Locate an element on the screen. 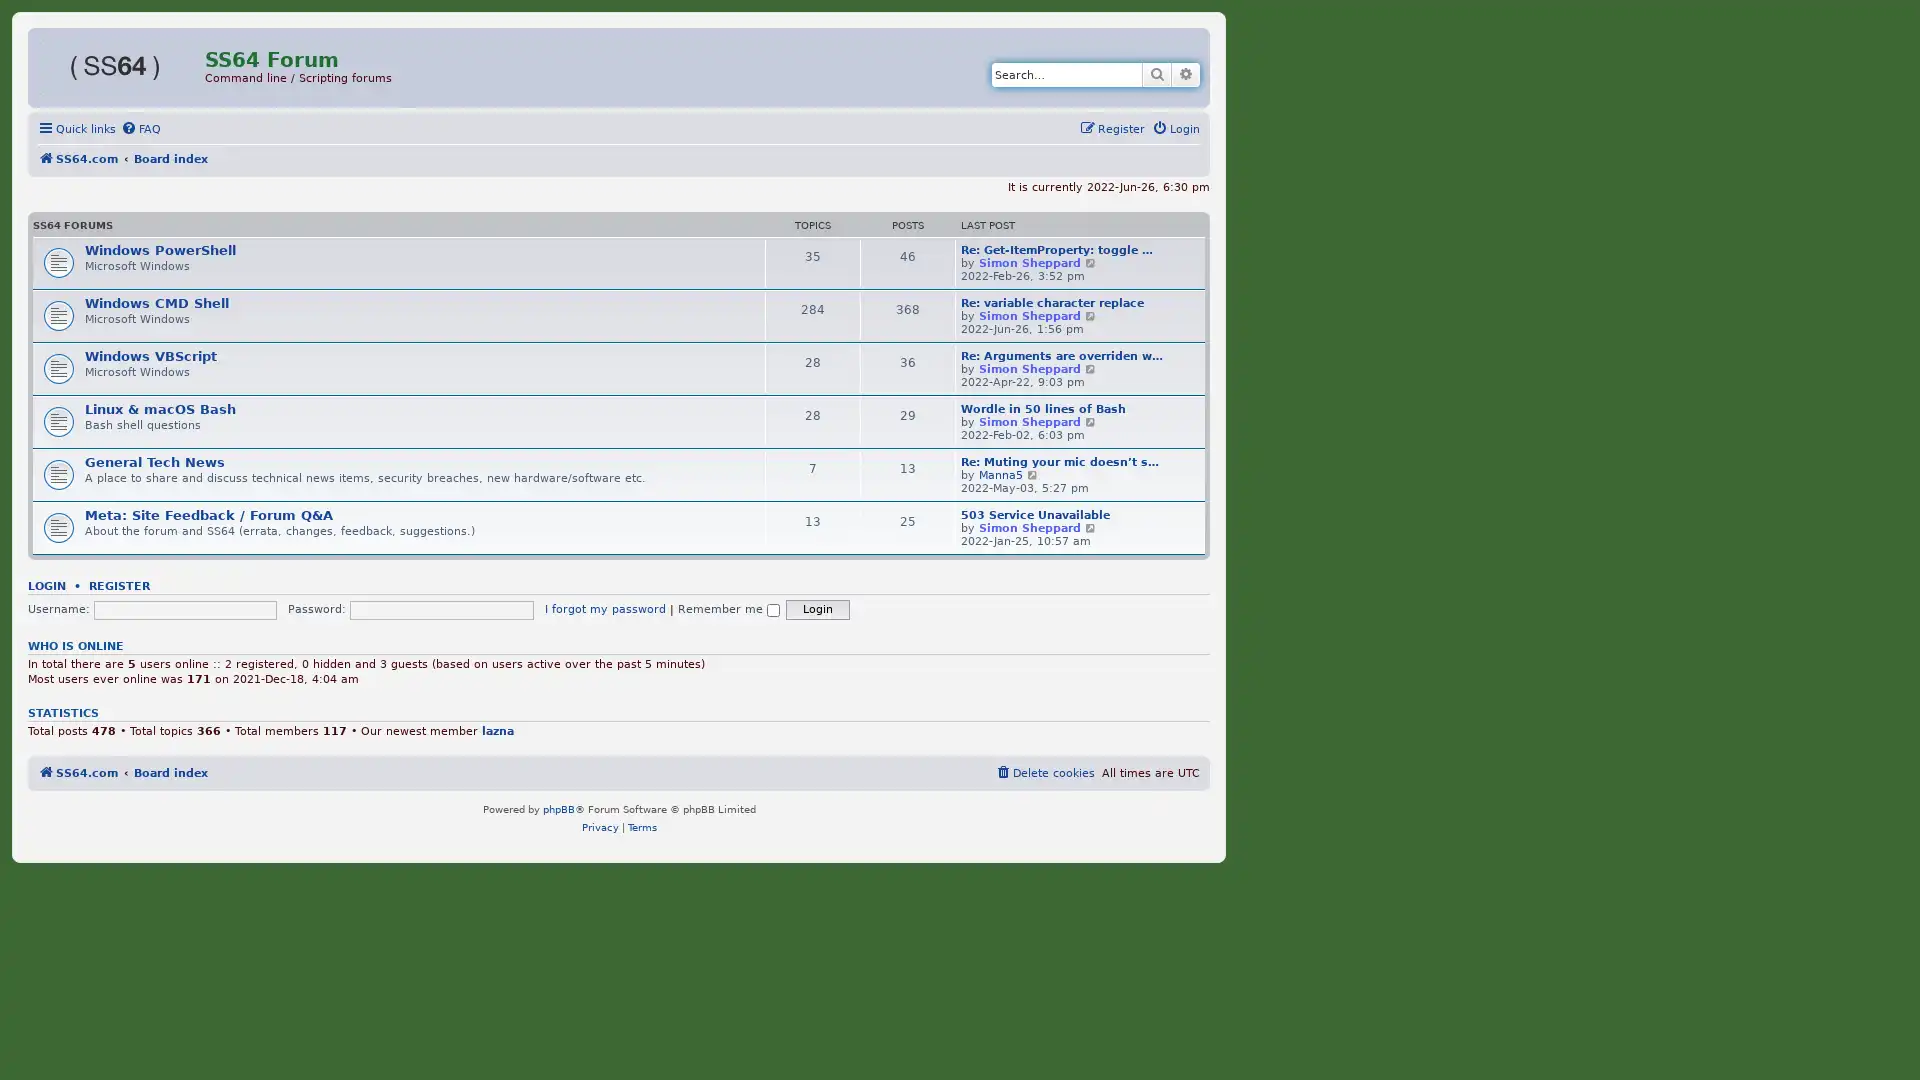  Search is located at coordinates (1156, 73).